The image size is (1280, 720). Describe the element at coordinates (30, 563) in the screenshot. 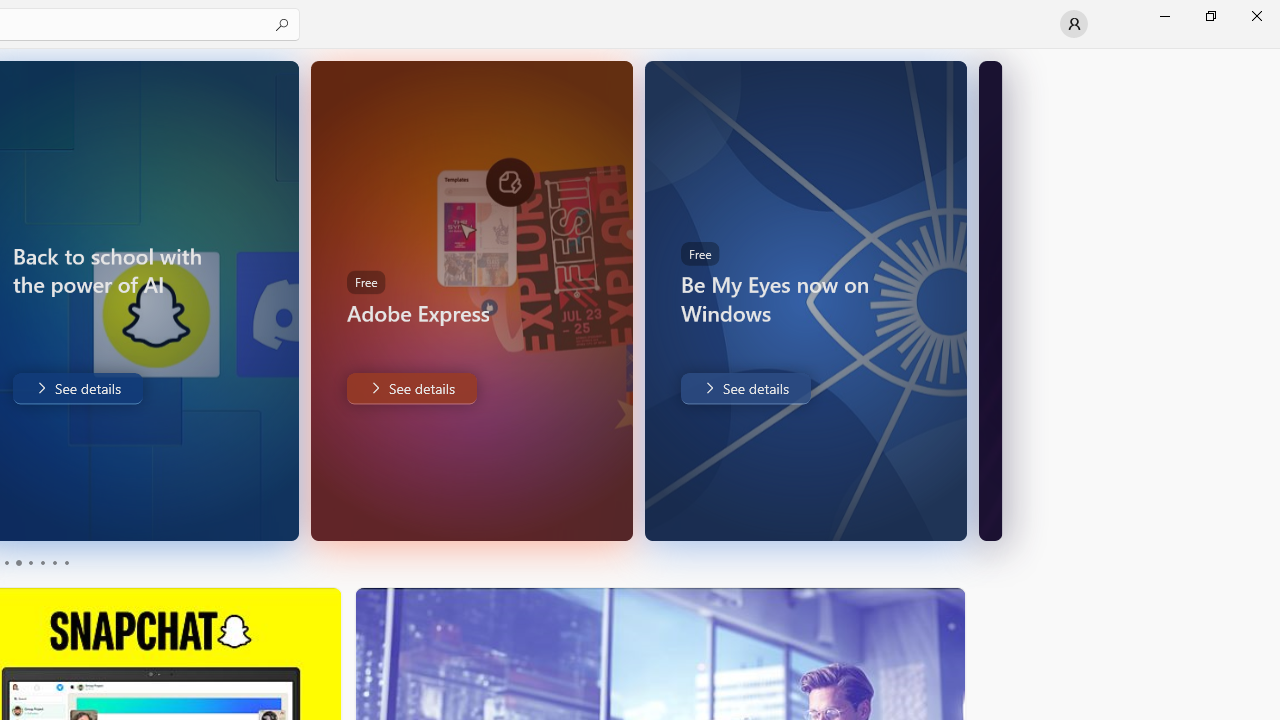

I see `'Page 3'` at that location.